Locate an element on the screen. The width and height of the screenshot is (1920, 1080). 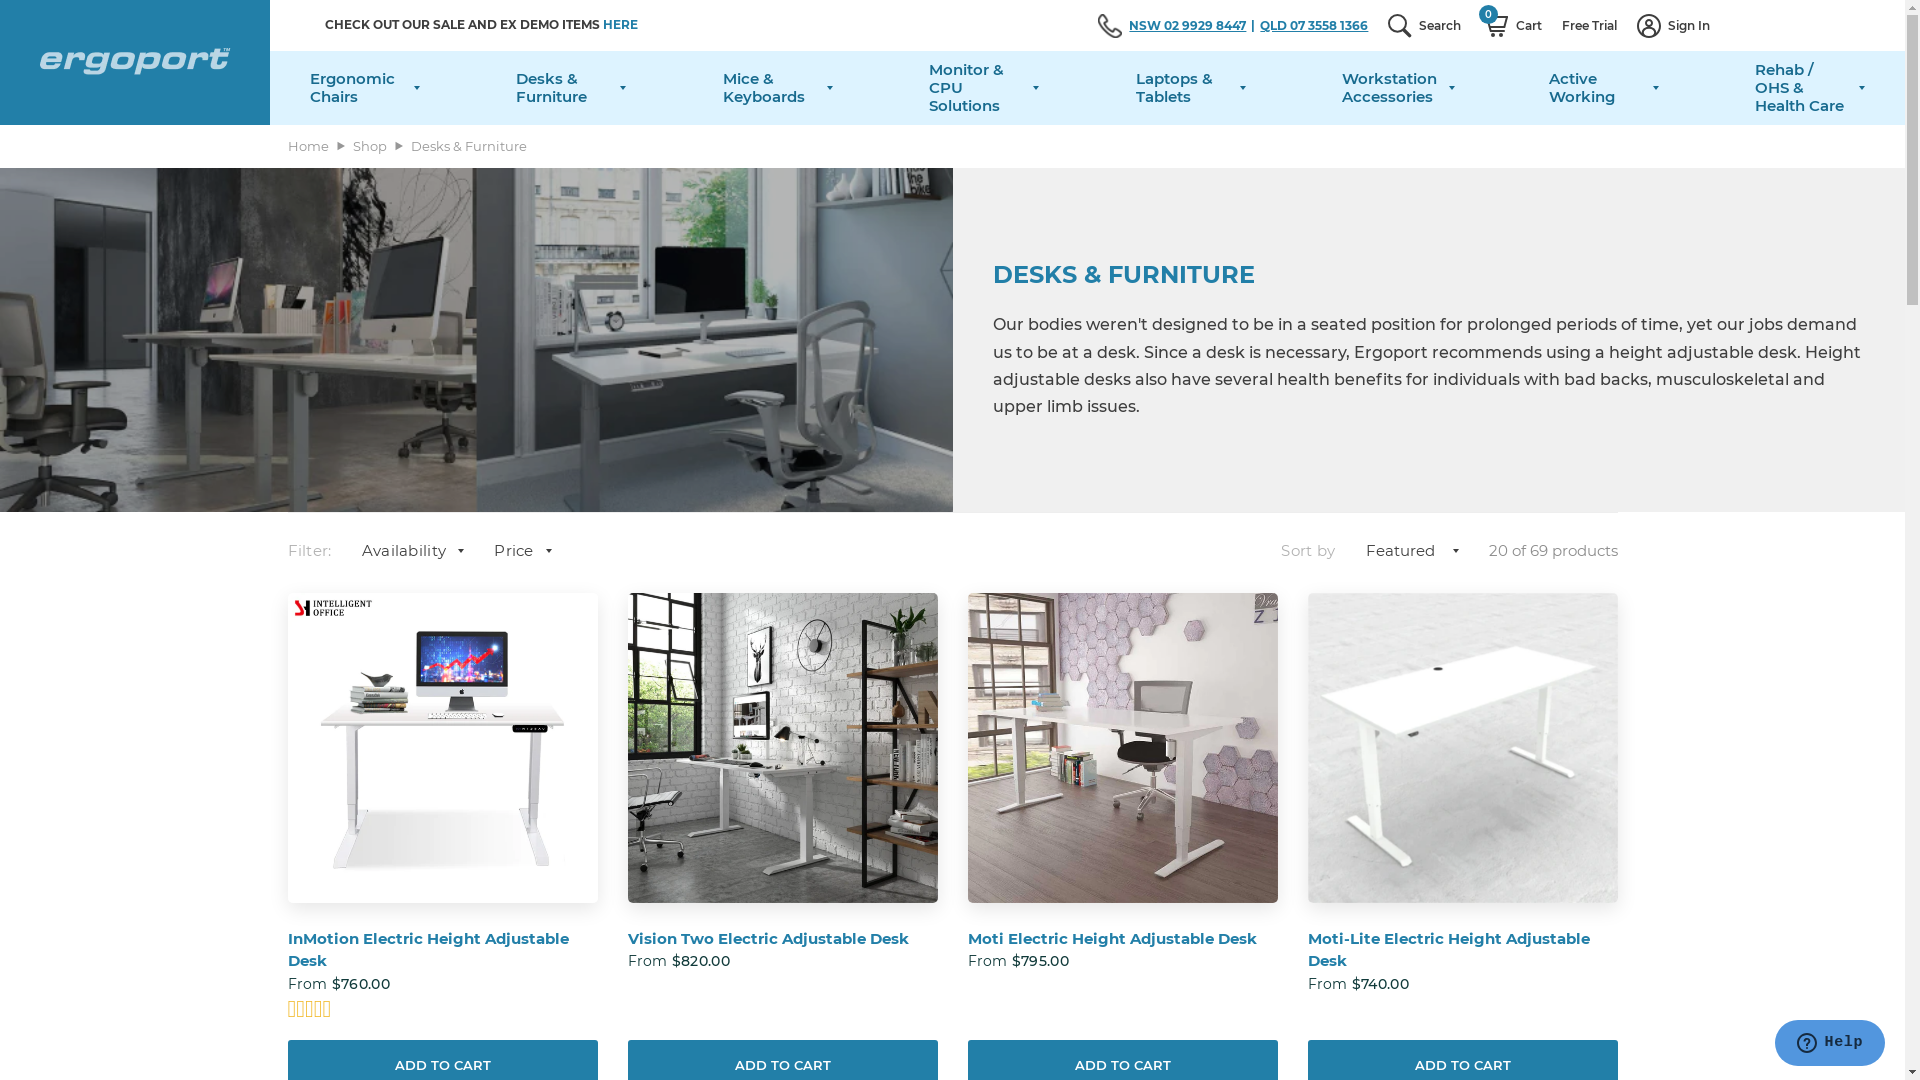
'Vision Two Electric Adjustable Desk' is located at coordinates (781, 939).